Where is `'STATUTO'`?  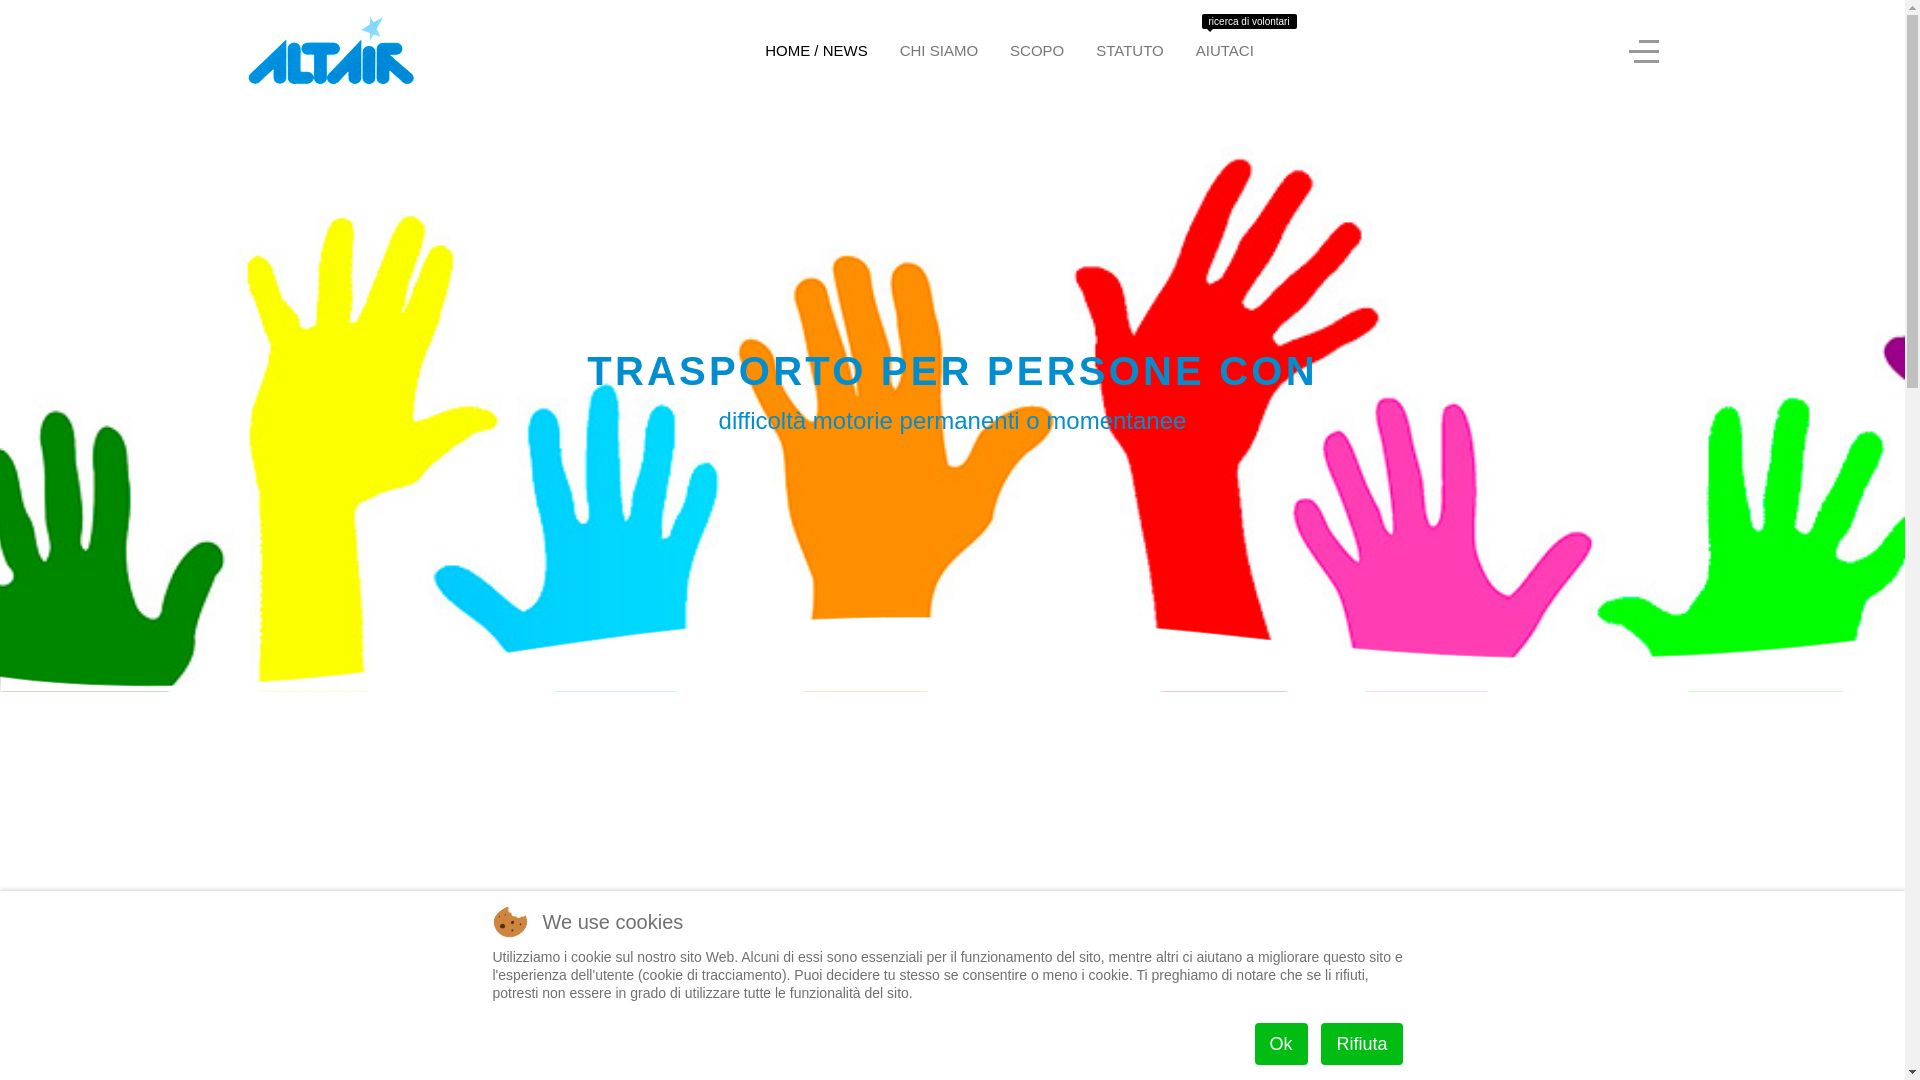 'STATUTO' is located at coordinates (1079, 49).